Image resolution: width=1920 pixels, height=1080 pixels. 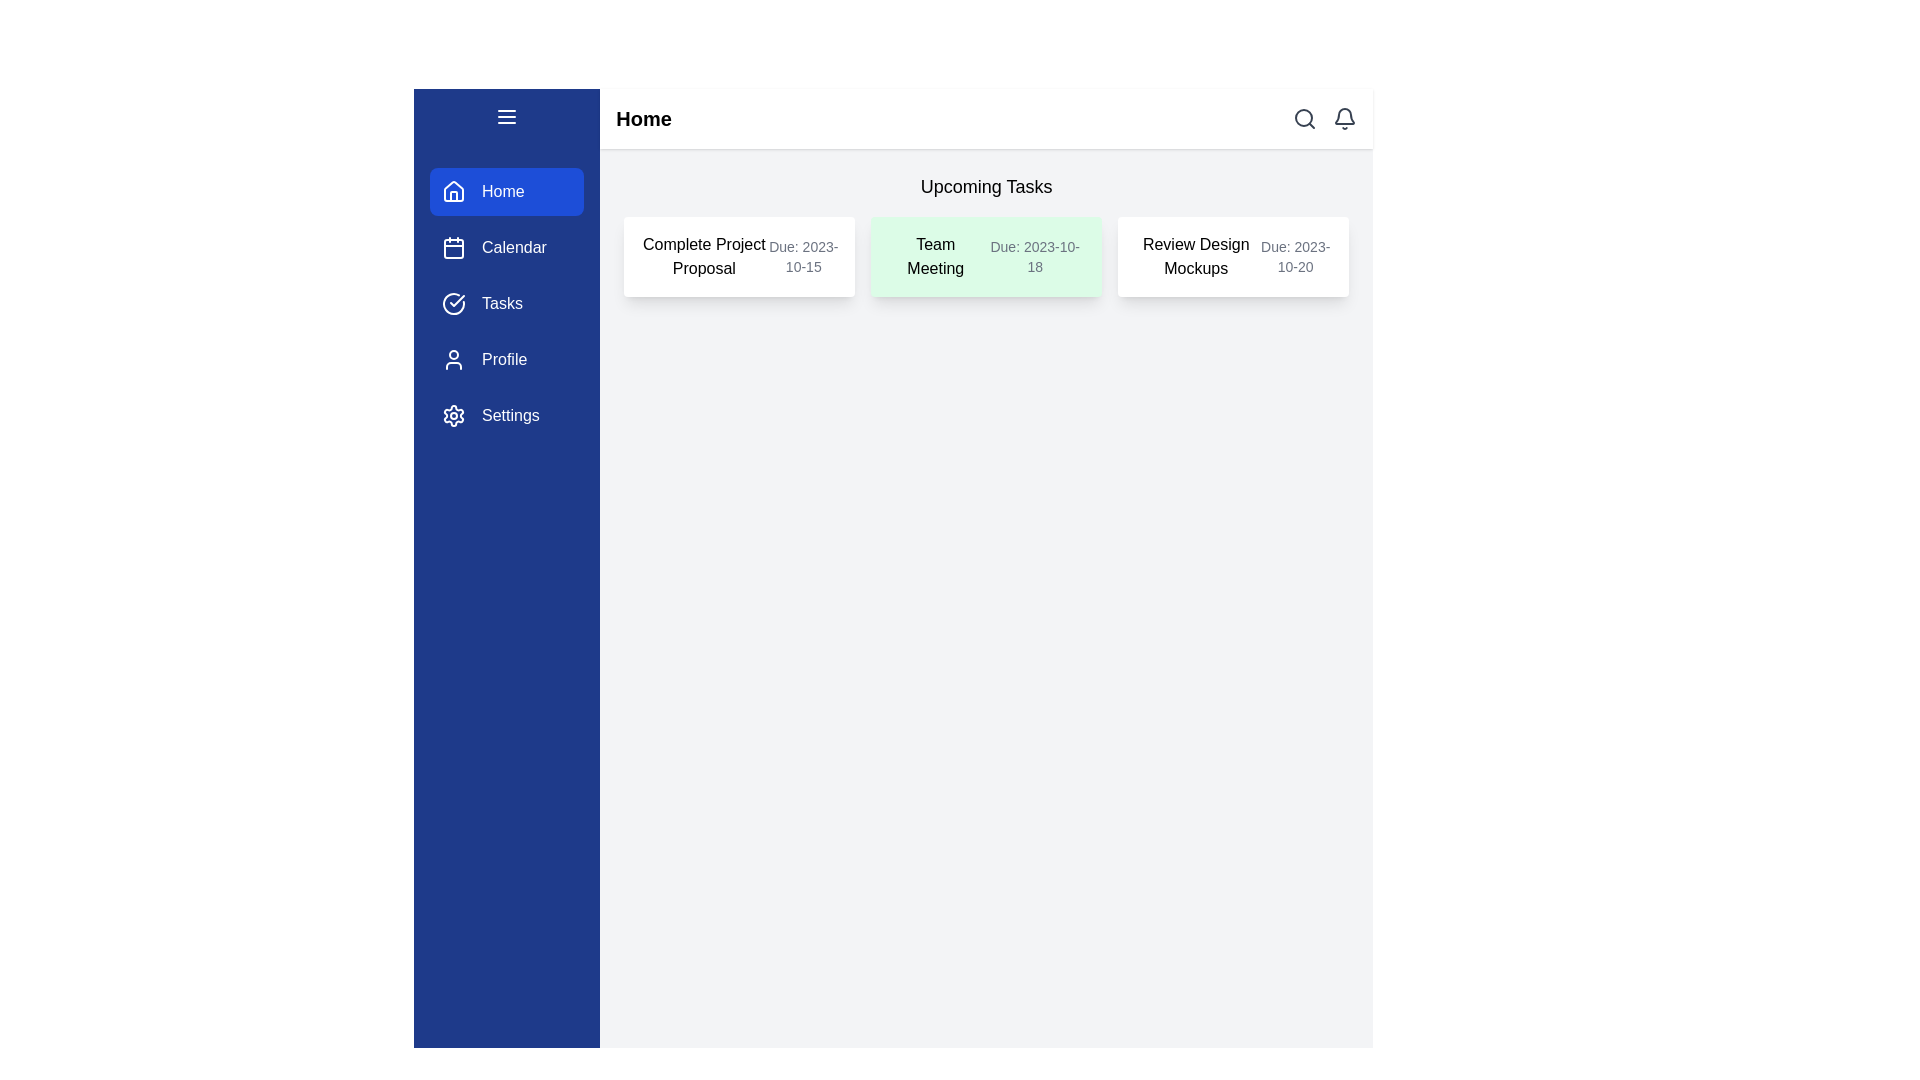 I want to click on the 'Settings' label located at the bottom of the sidebar menu, following the 'Profile' menu item, so click(x=510, y=415).